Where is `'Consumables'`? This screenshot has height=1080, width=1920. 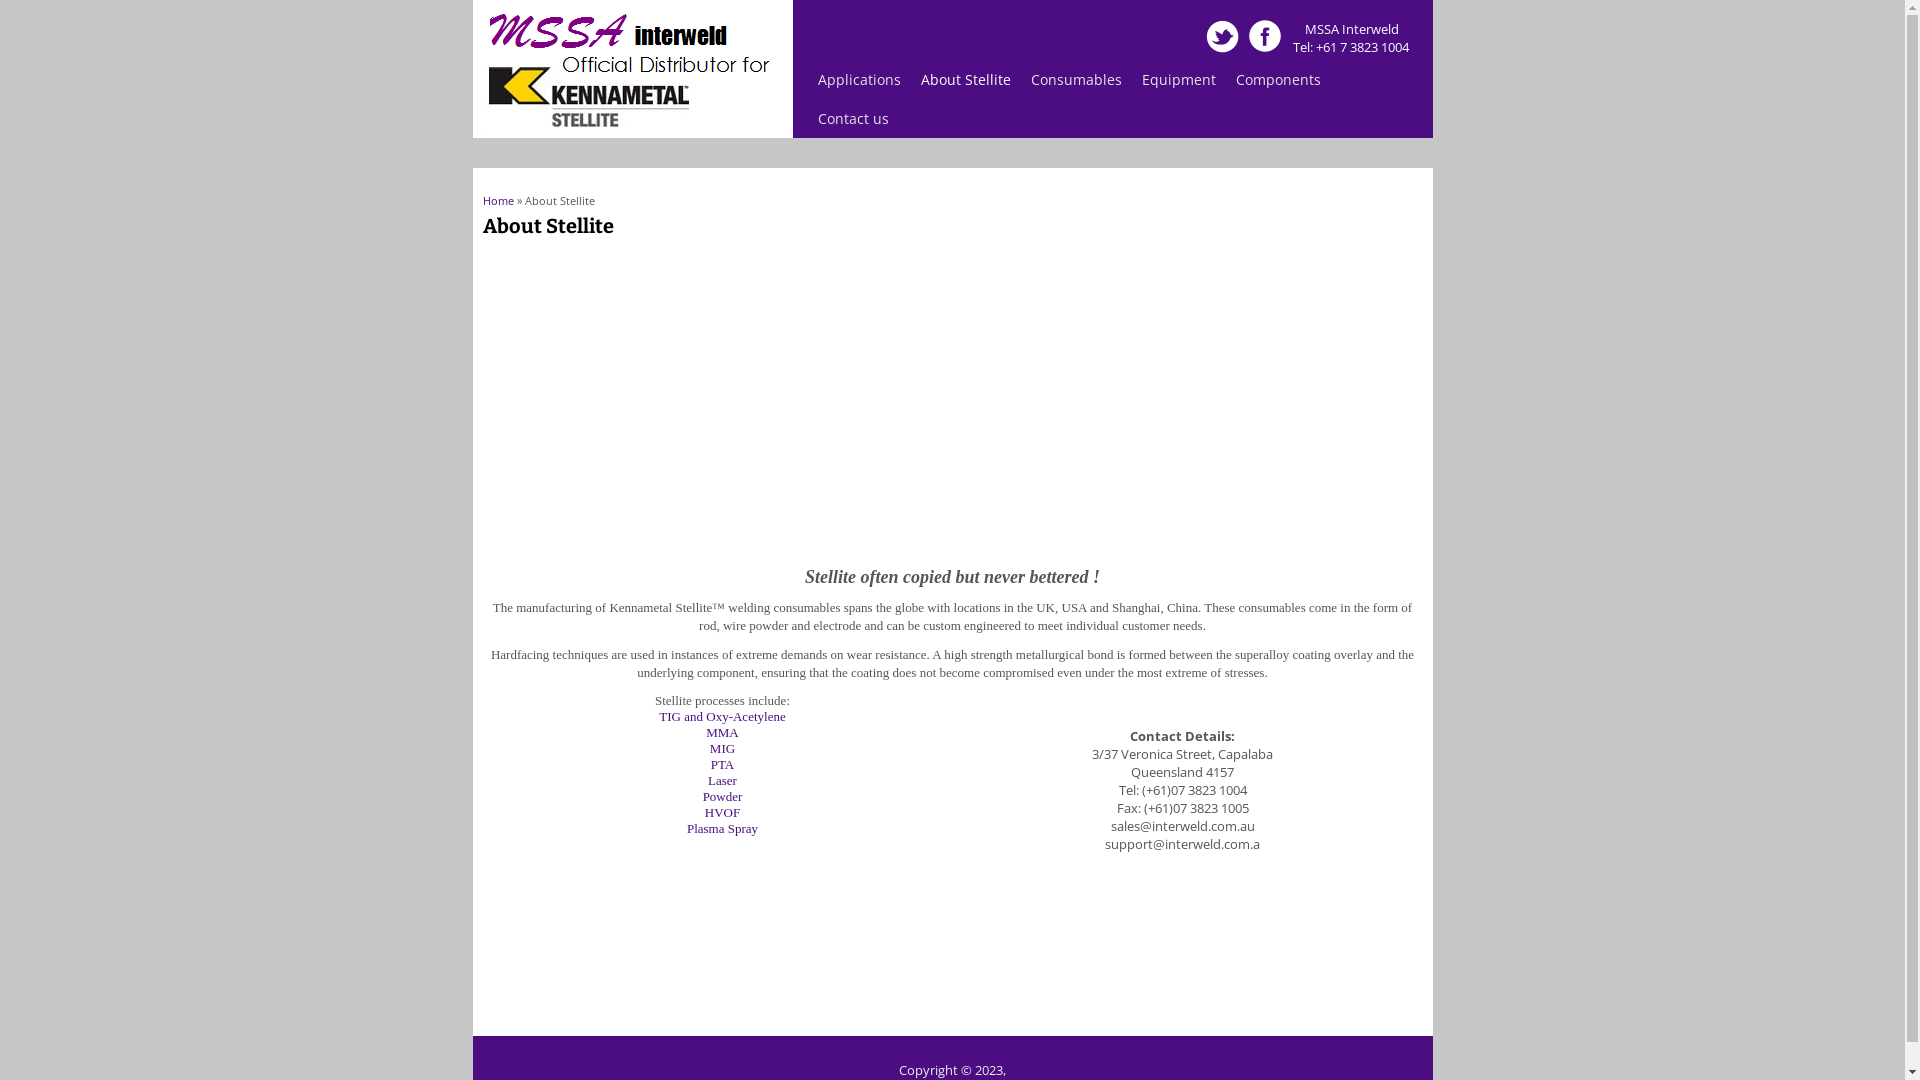 'Consumables' is located at coordinates (1074, 78).